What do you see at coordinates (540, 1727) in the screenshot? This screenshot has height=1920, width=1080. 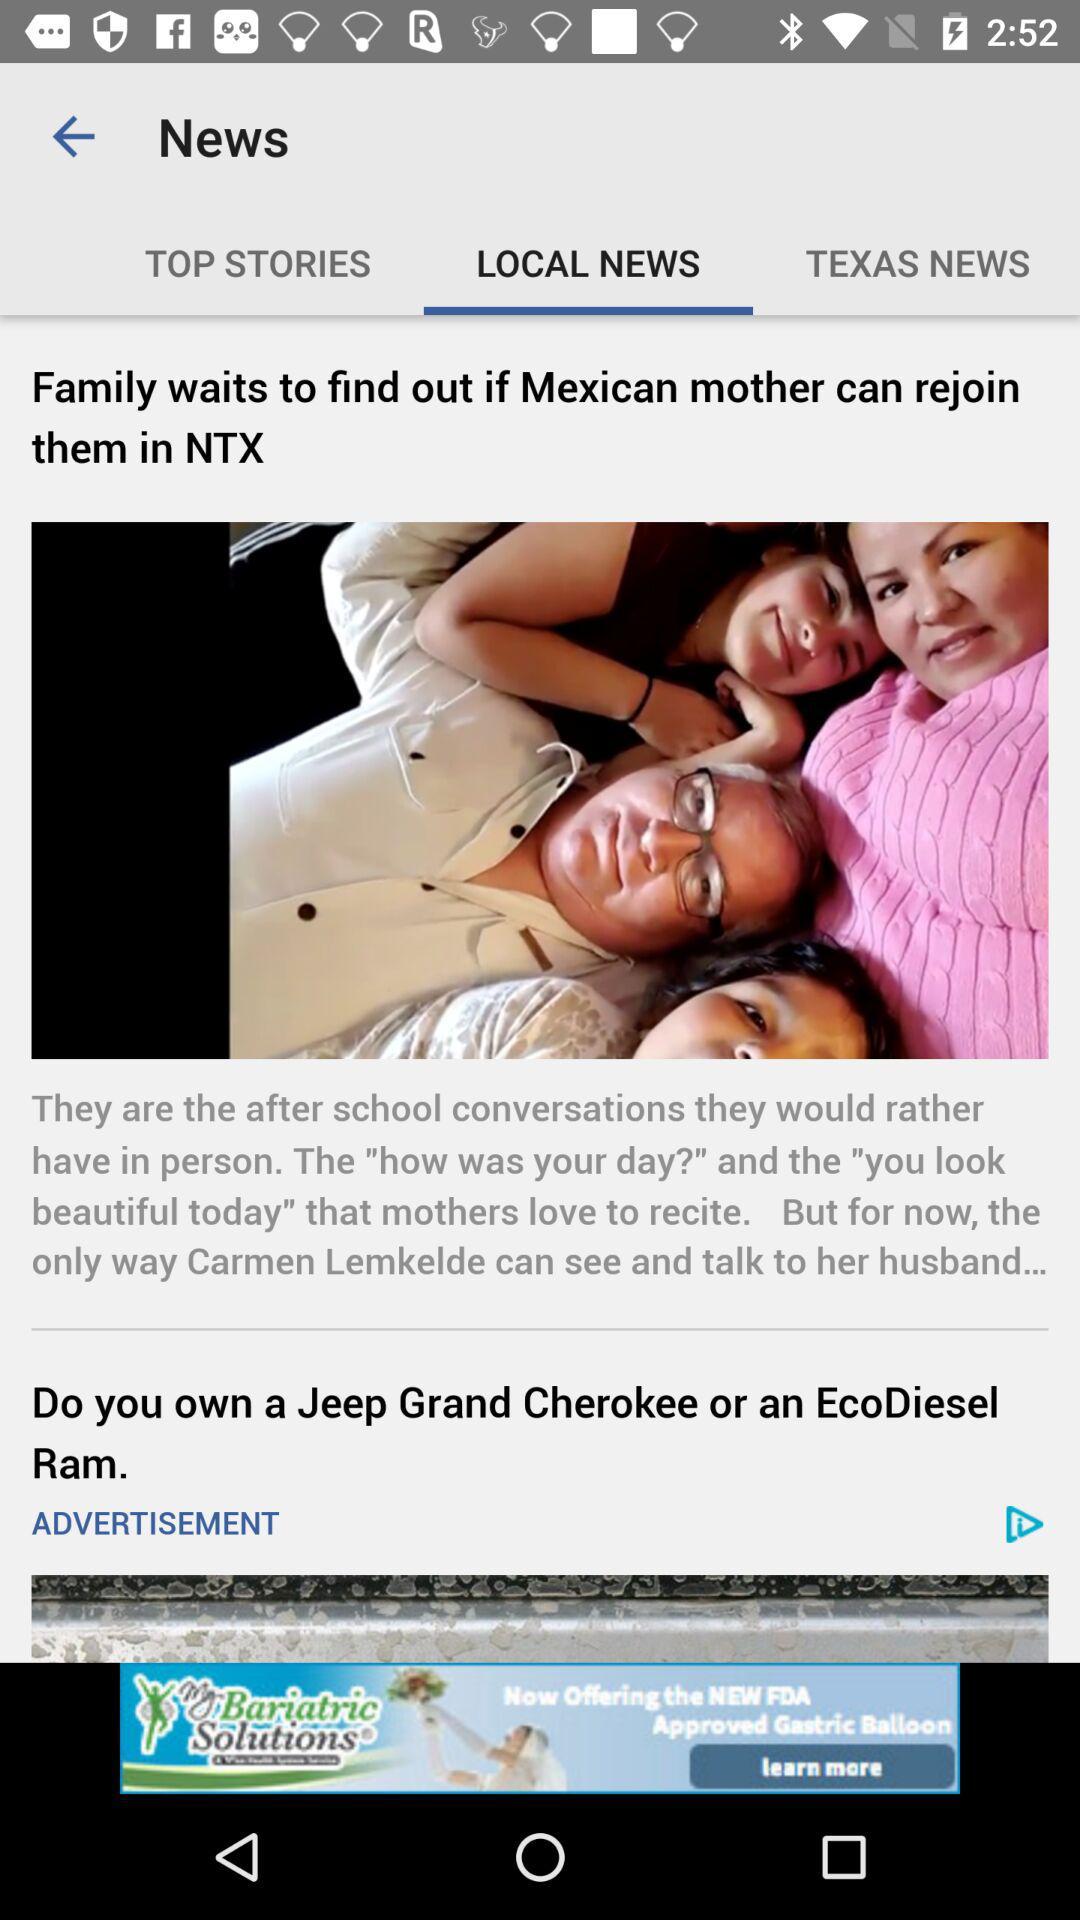 I see `website advertisement` at bounding box center [540, 1727].